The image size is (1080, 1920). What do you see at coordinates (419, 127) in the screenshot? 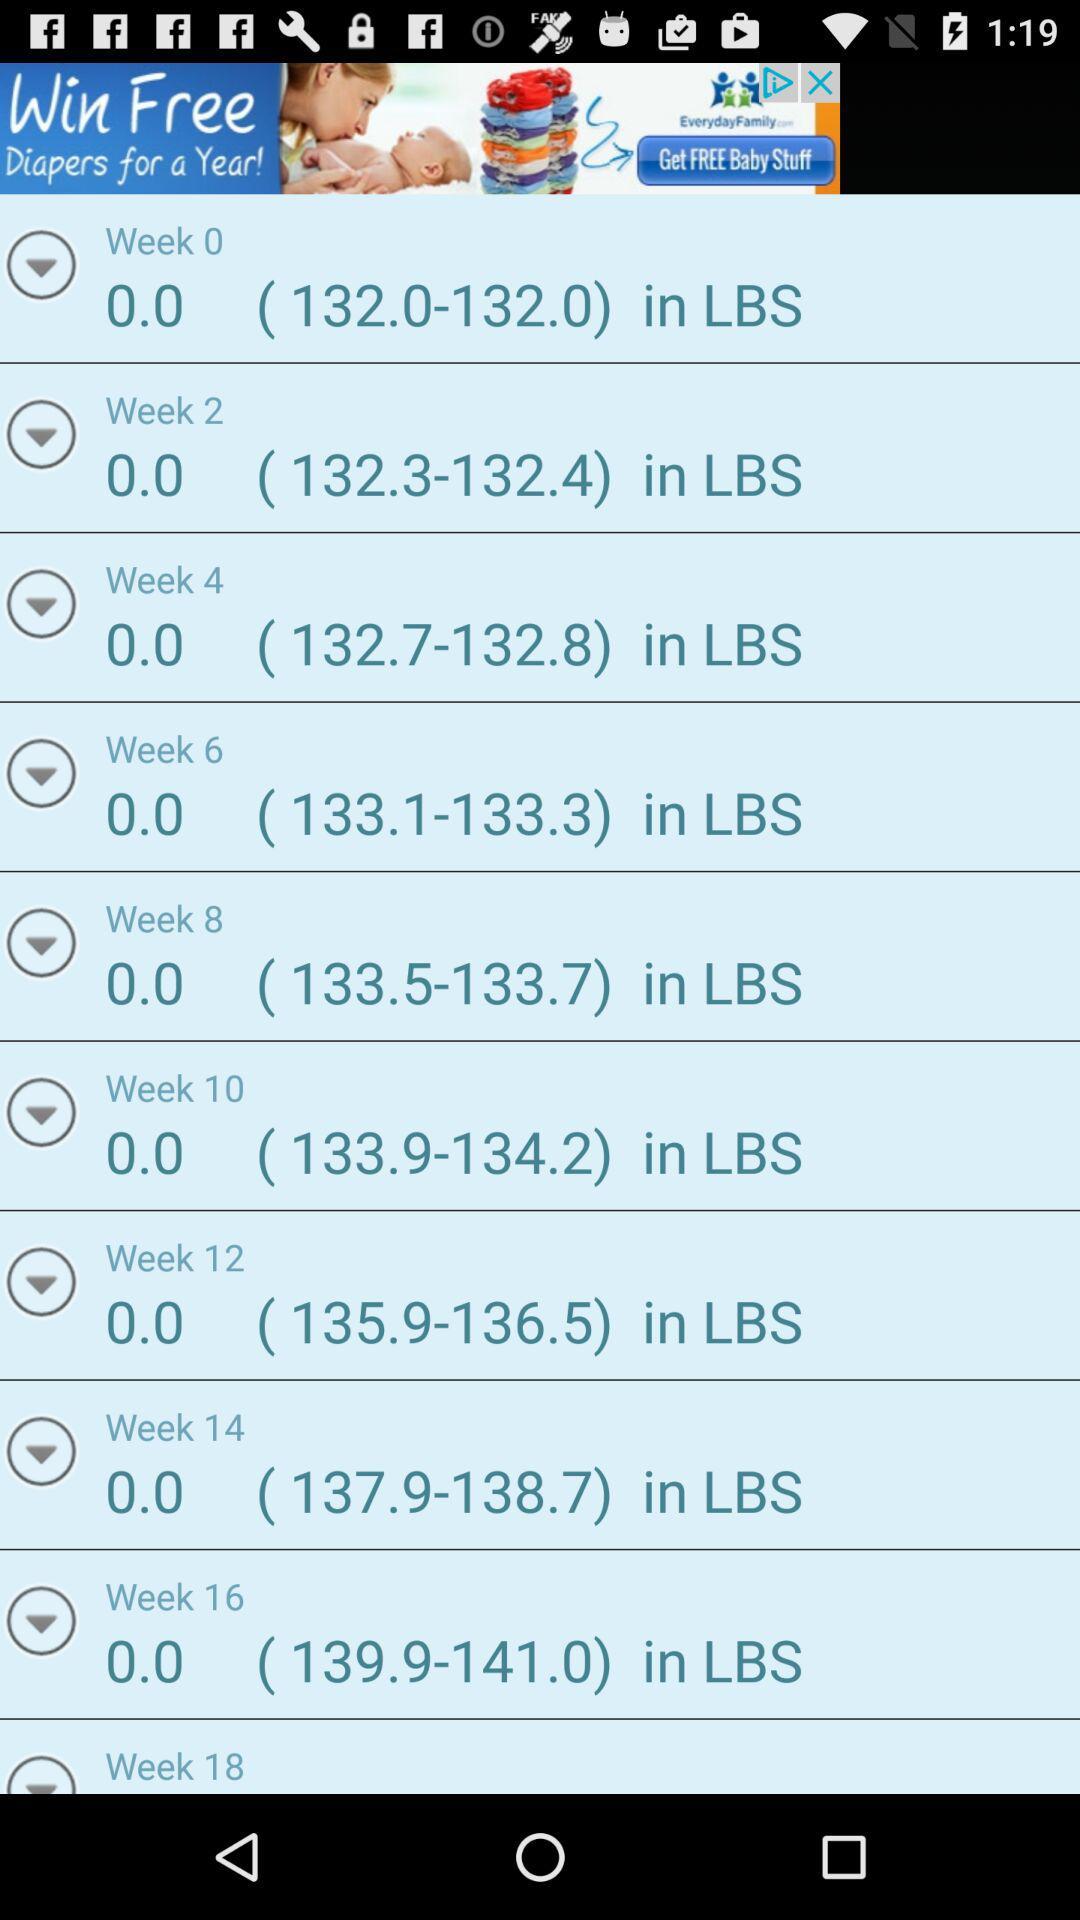
I see `advertisement` at bounding box center [419, 127].